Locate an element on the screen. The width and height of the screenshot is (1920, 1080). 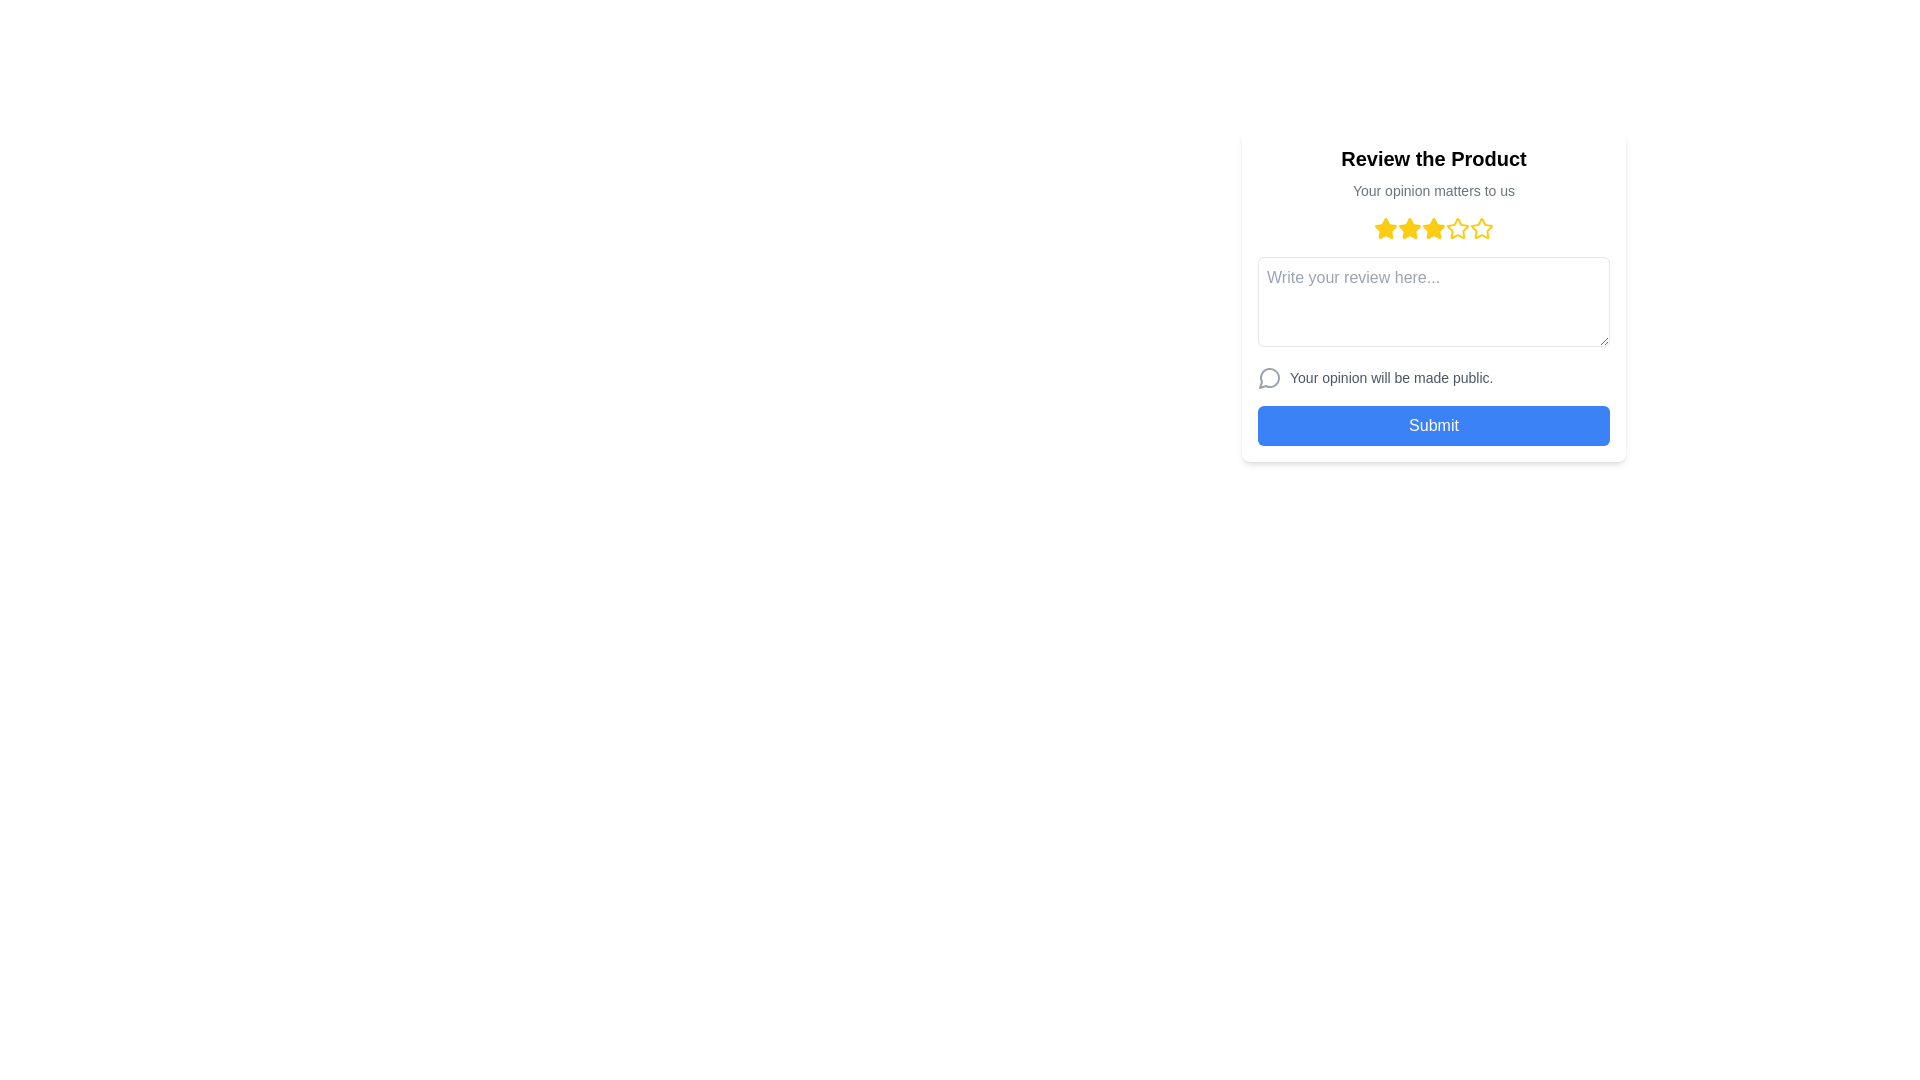
the fifth star icon in the rating system is located at coordinates (1482, 227).